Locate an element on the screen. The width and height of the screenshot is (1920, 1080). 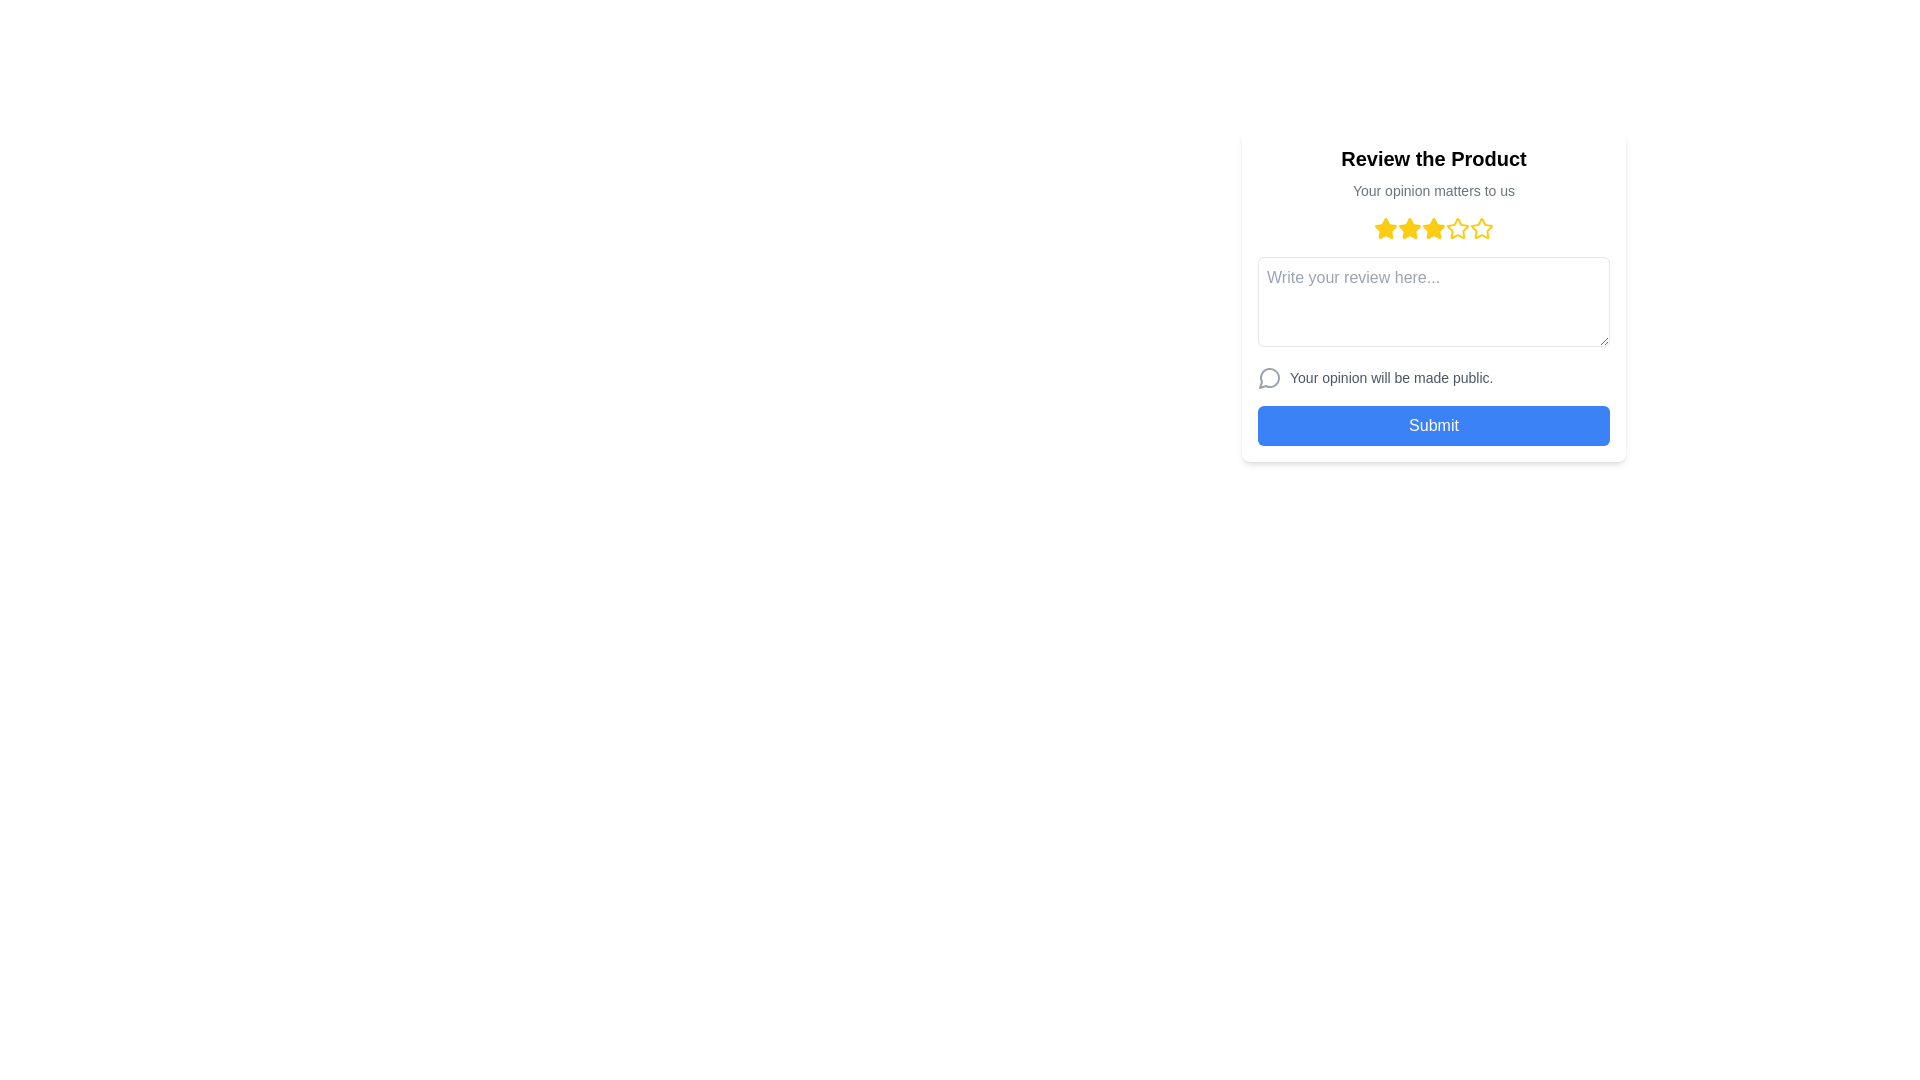
the fifth star icon in the rating system is located at coordinates (1482, 227).